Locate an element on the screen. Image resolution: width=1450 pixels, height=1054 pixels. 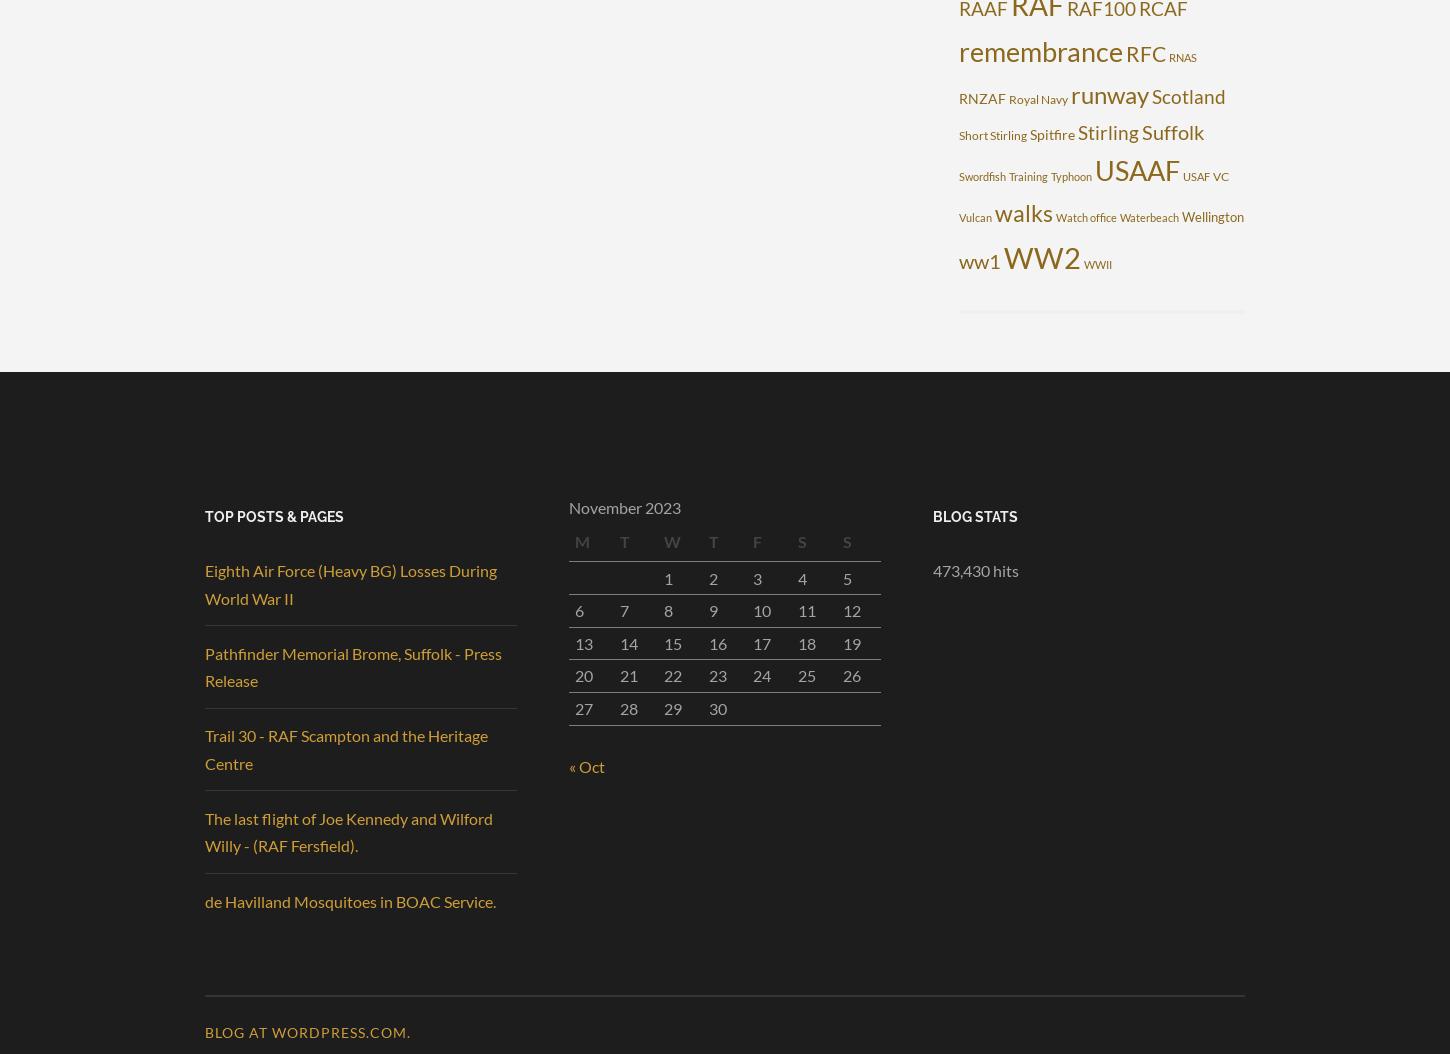
'Waterbeach' is located at coordinates (1118, 217).